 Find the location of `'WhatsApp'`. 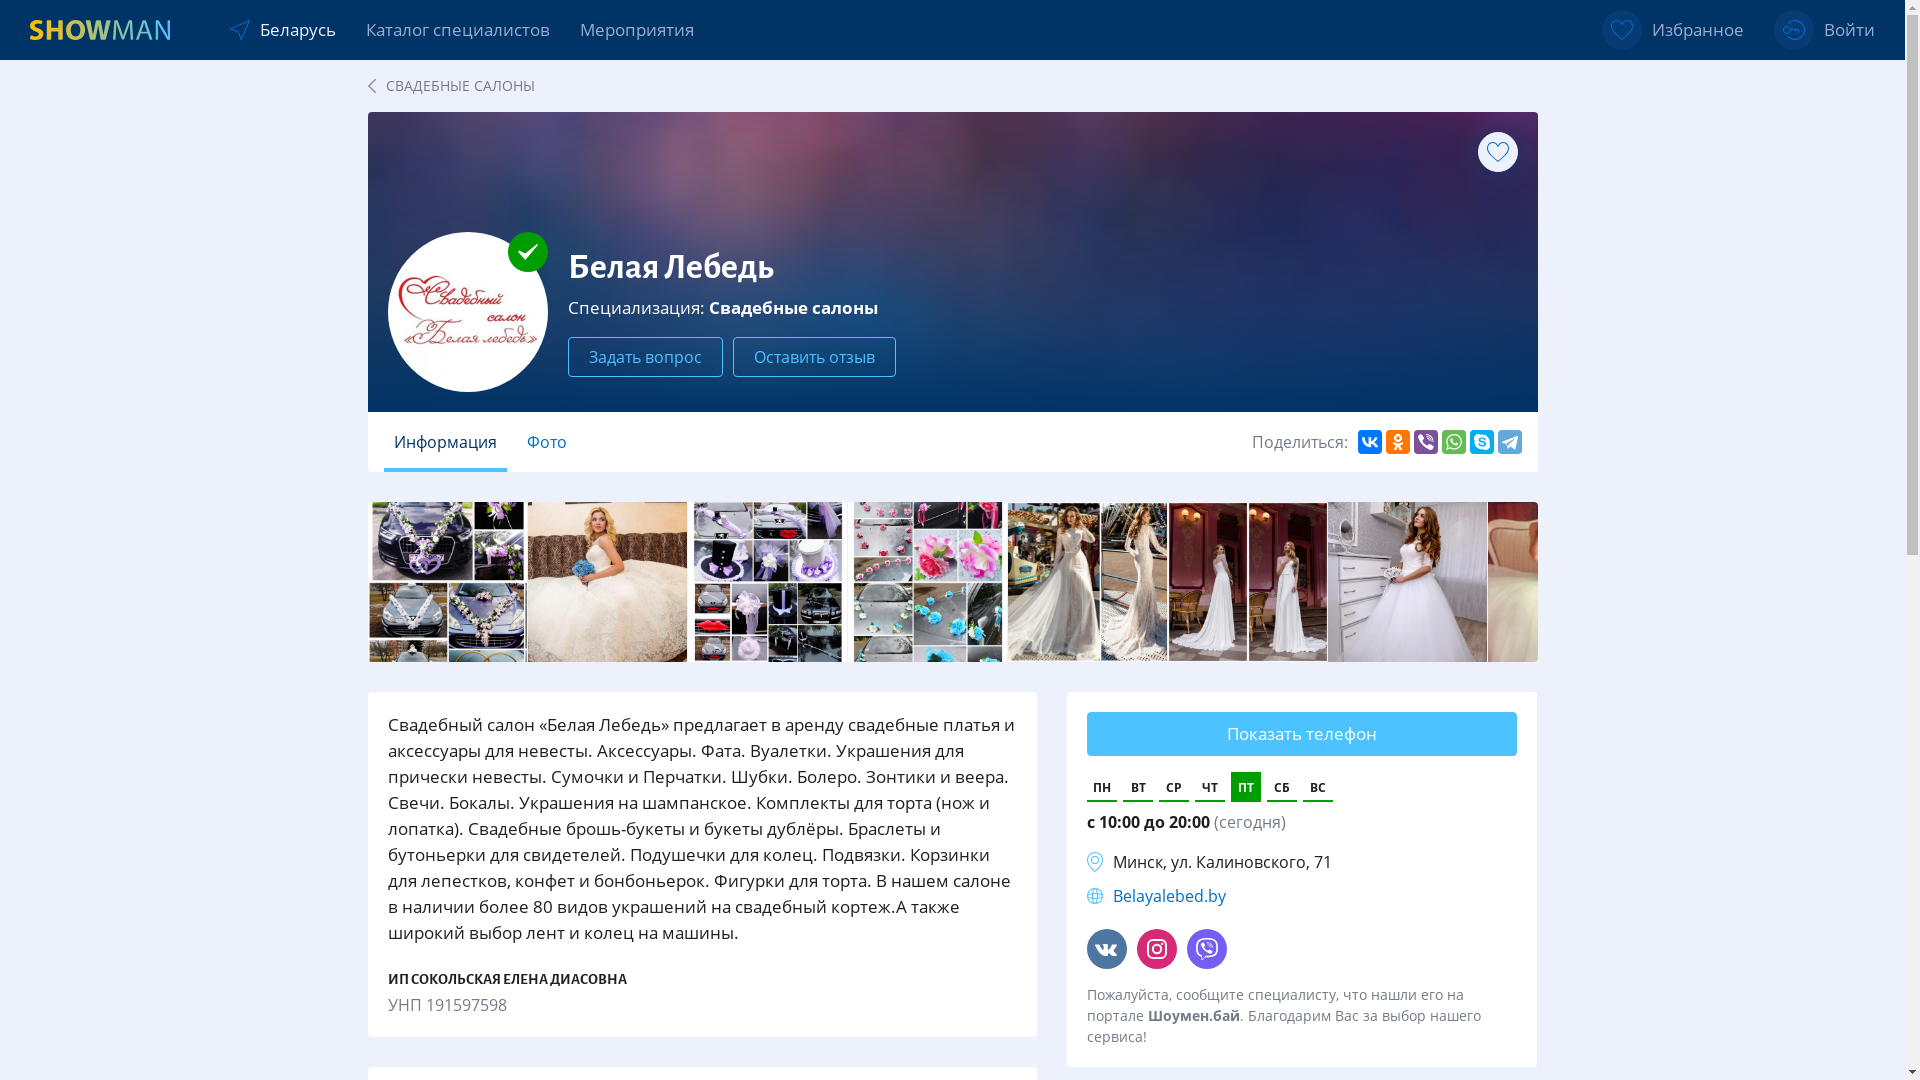

'WhatsApp' is located at coordinates (1454, 441).